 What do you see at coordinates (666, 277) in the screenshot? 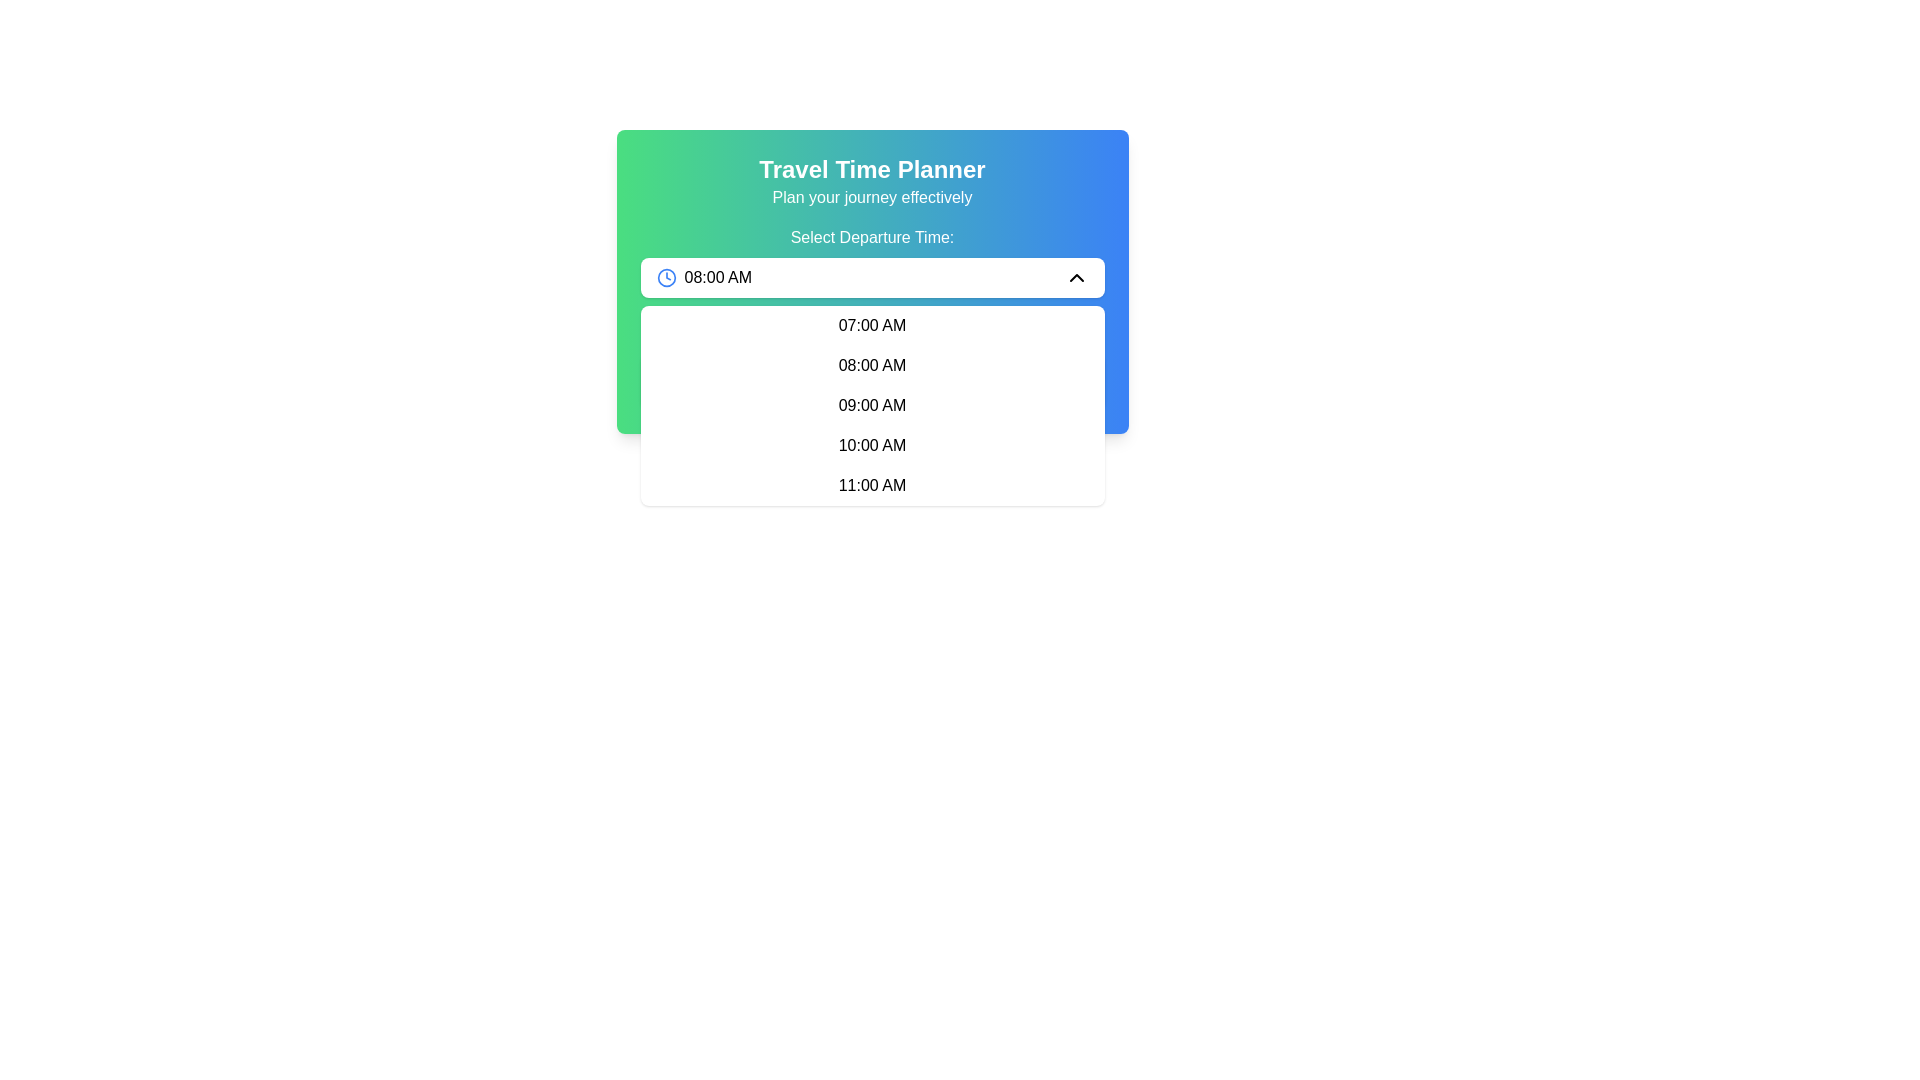
I see `the time icon located to the left of the text '08:00 AM' in the dropdown selection box labeled 'Select Departure Time'` at bounding box center [666, 277].